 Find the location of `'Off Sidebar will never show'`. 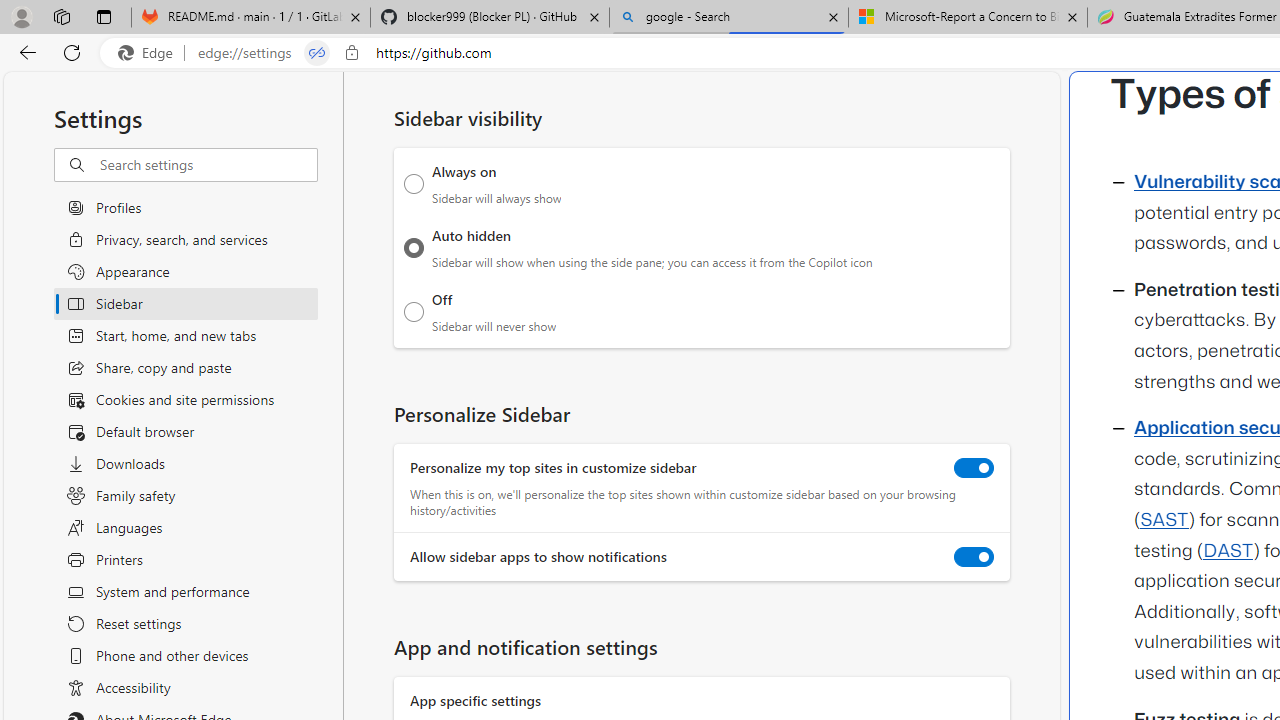

'Off Sidebar will never show' is located at coordinates (413, 311).